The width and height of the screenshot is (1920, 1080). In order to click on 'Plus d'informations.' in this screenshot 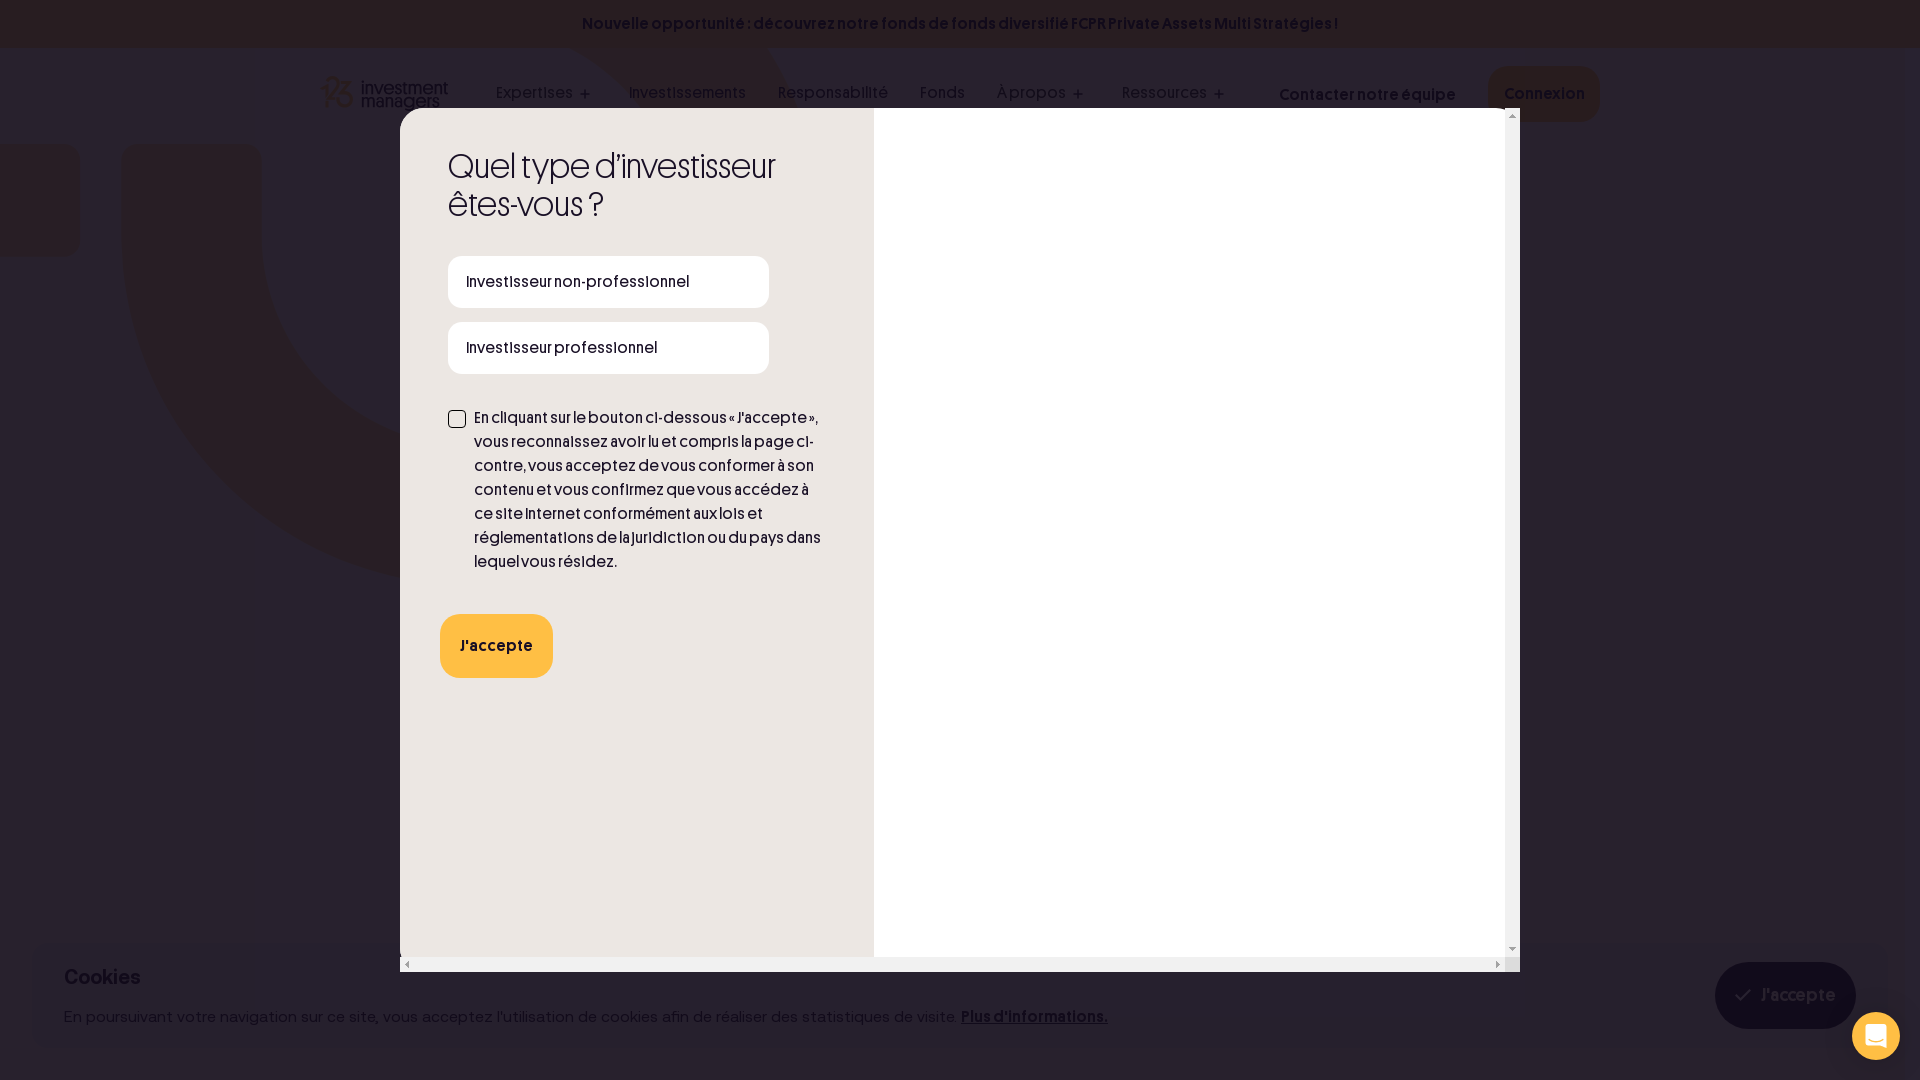, I will do `click(1034, 1017)`.